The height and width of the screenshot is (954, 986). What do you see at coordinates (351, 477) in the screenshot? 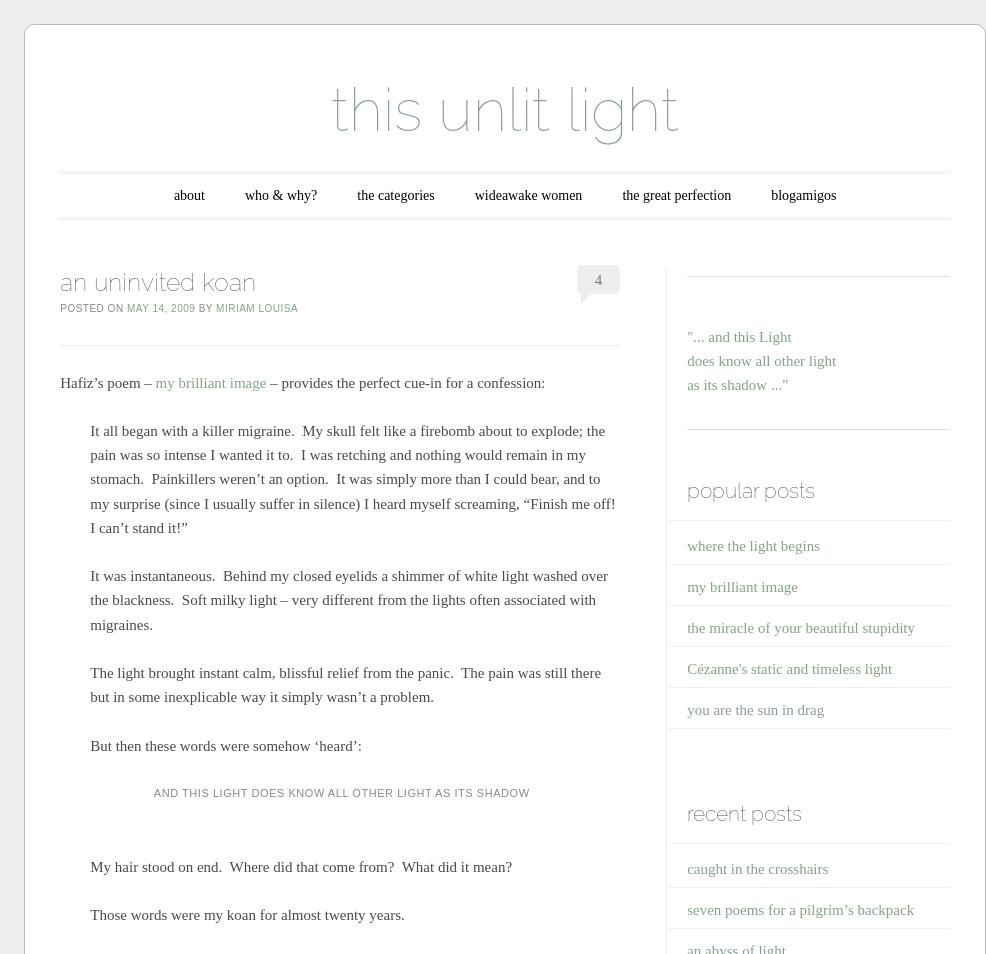
I see `'It all began with a killer migraine.  My skull felt like a firebomb about to explode; the pain was so intense I wanted it to.  I was retching and nothing would remain in my stomach.  Painkillers weren’t an option.  It was simply more than I could bear, and to my surprise (since I usually suffer in silence) I heard myself screaming, “Finish me off! I can’t stand it!”'` at bounding box center [351, 477].